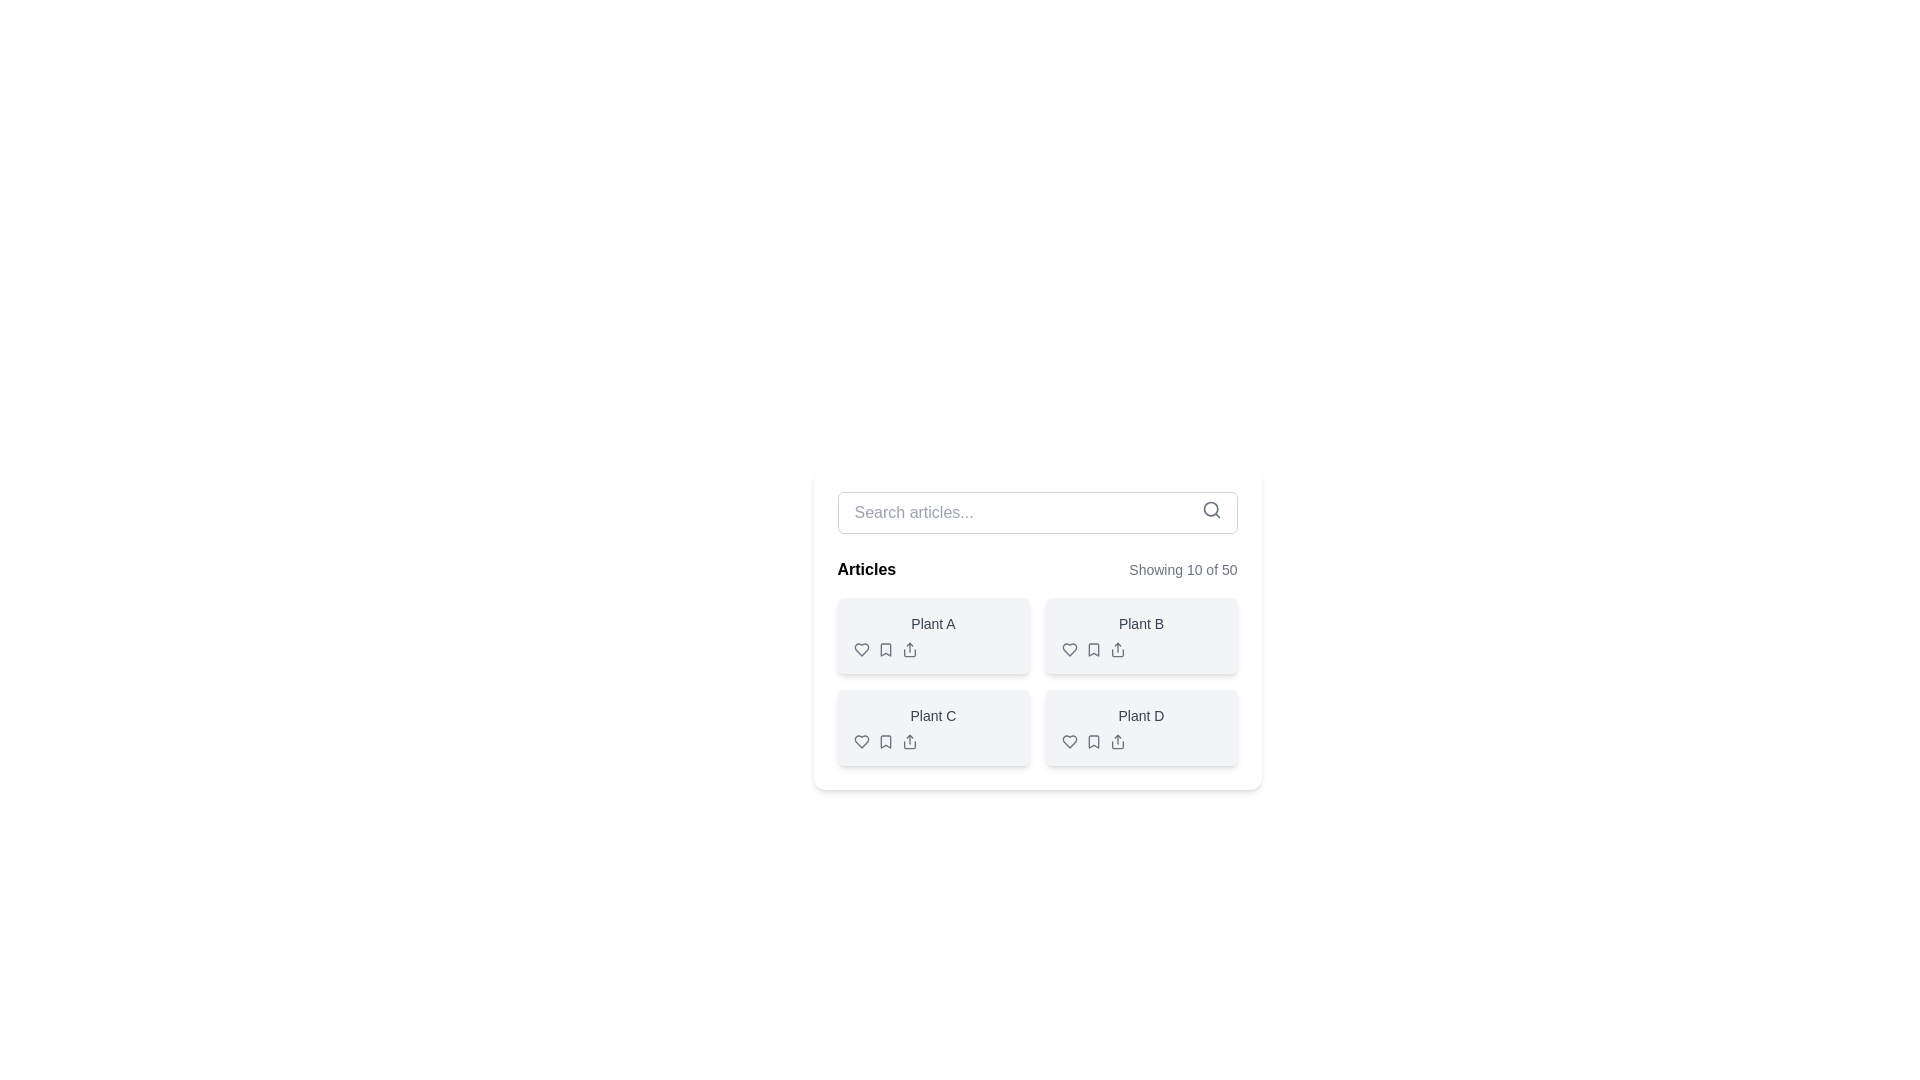 Image resolution: width=1920 pixels, height=1080 pixels. What do you see at coordinates (1209, 508) in the screenshot?
I see `the decorative SVG circle that forms the lens of the magnifying glass symbol within the search function icon, located near the top-right corner of the search bar` at bounding box center [1209, 508].